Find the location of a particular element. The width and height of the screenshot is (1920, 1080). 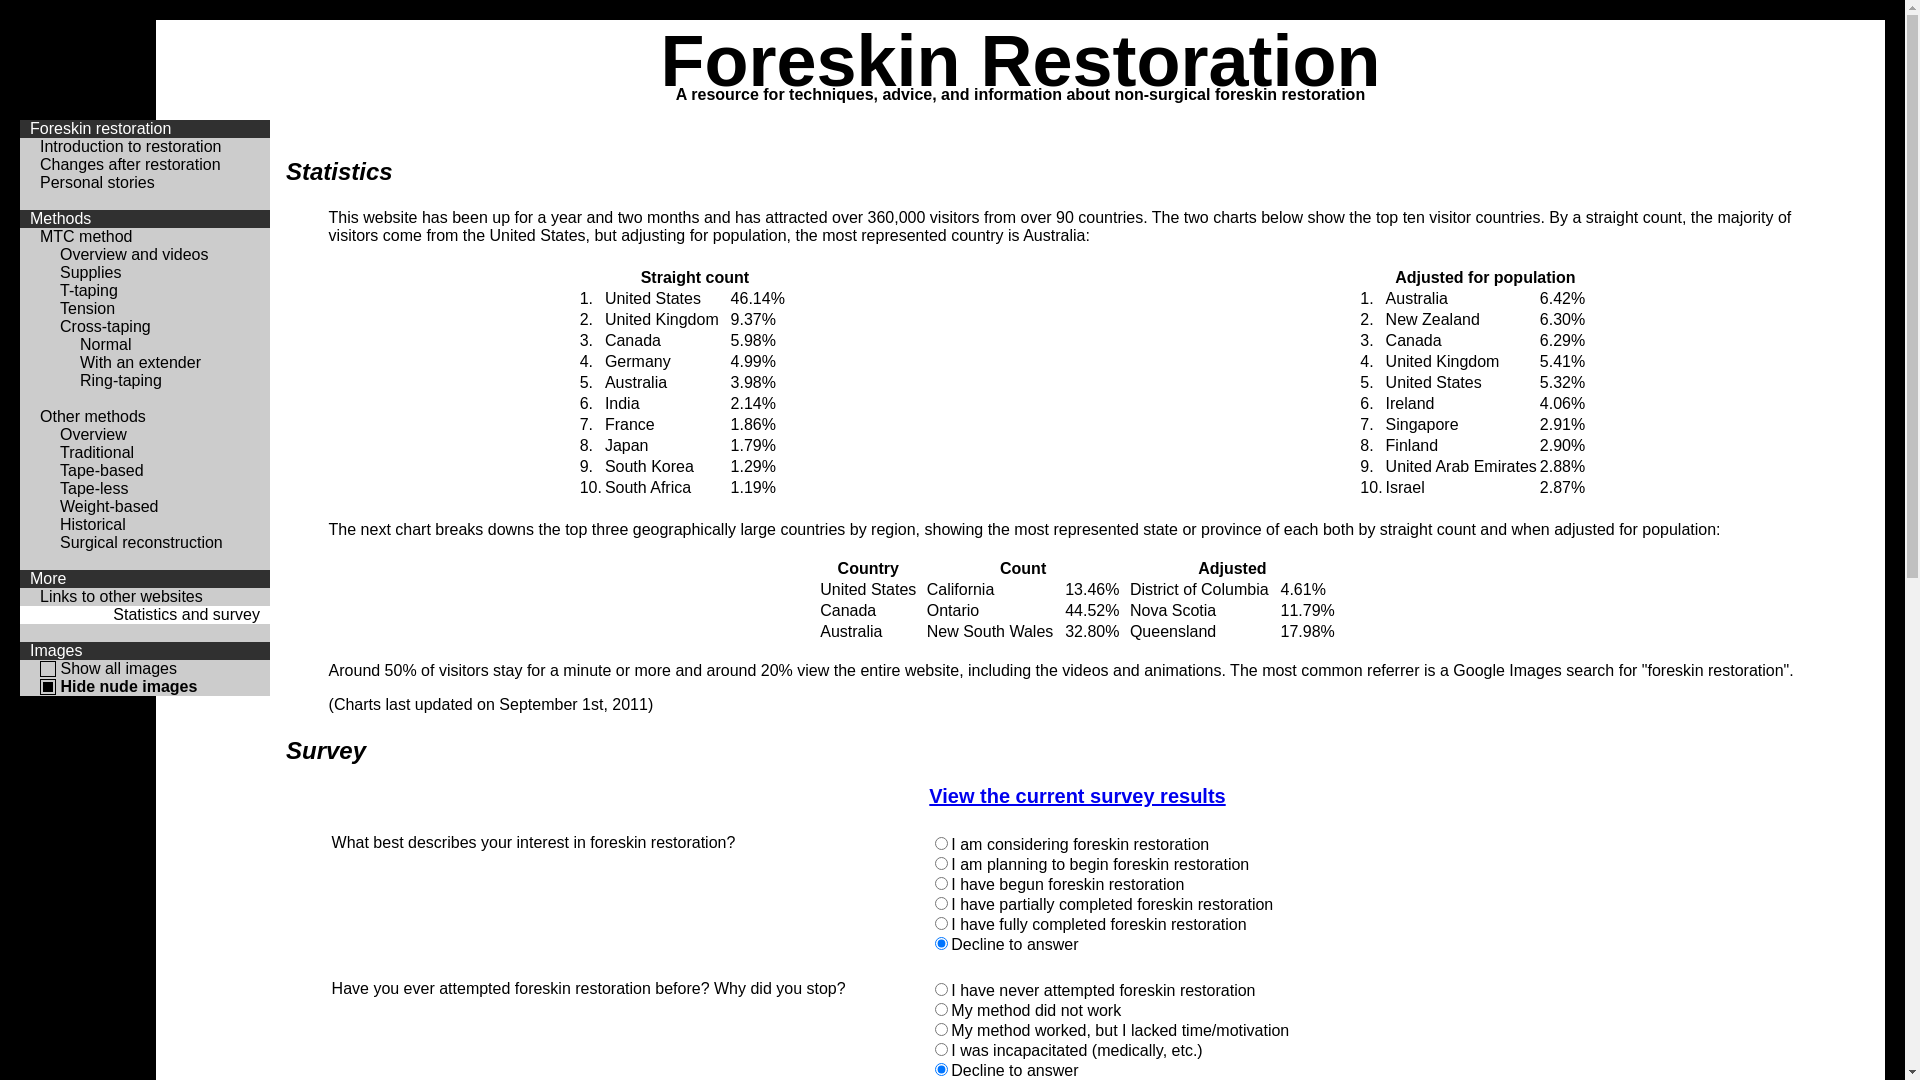

'Traditional' is located at coordinates (95, 452).